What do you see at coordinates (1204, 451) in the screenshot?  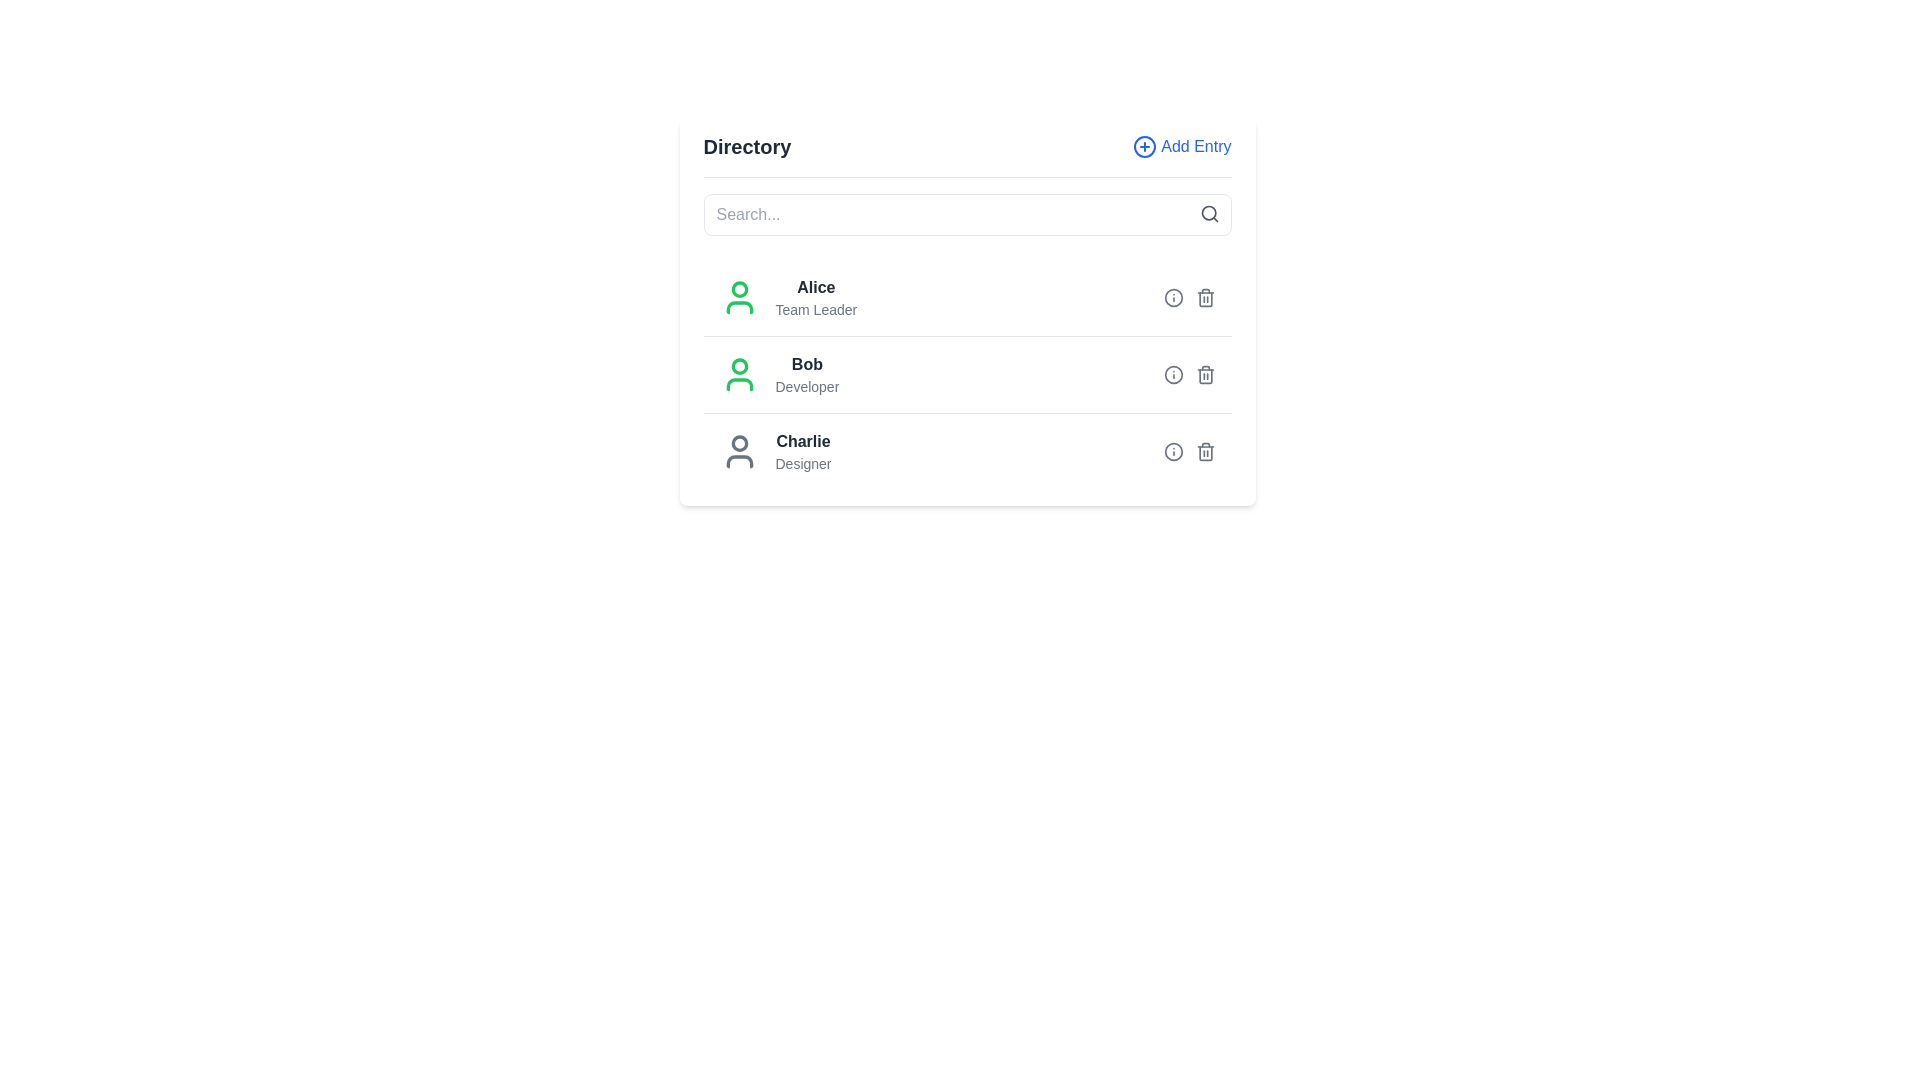 I see `the delete button represented by a gray trash bin icon, located at the far right of the third row corresponding to user 'Charlie'` at bounding box center [1204, 451].